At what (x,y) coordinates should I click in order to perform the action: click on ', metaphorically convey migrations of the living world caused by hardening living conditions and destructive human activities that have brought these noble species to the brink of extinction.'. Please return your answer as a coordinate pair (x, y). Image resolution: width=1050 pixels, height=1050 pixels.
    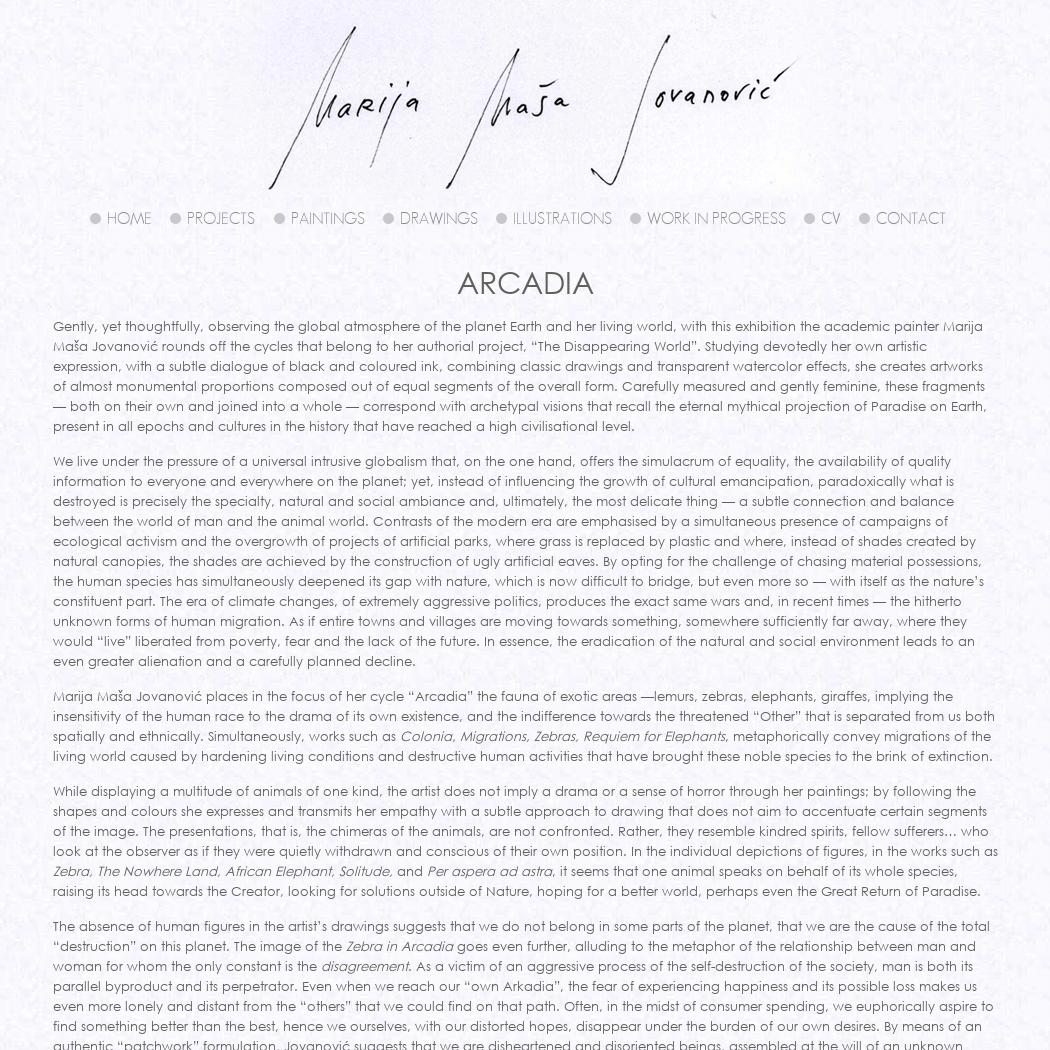
    Looking at the image, I should click on (520, 745).